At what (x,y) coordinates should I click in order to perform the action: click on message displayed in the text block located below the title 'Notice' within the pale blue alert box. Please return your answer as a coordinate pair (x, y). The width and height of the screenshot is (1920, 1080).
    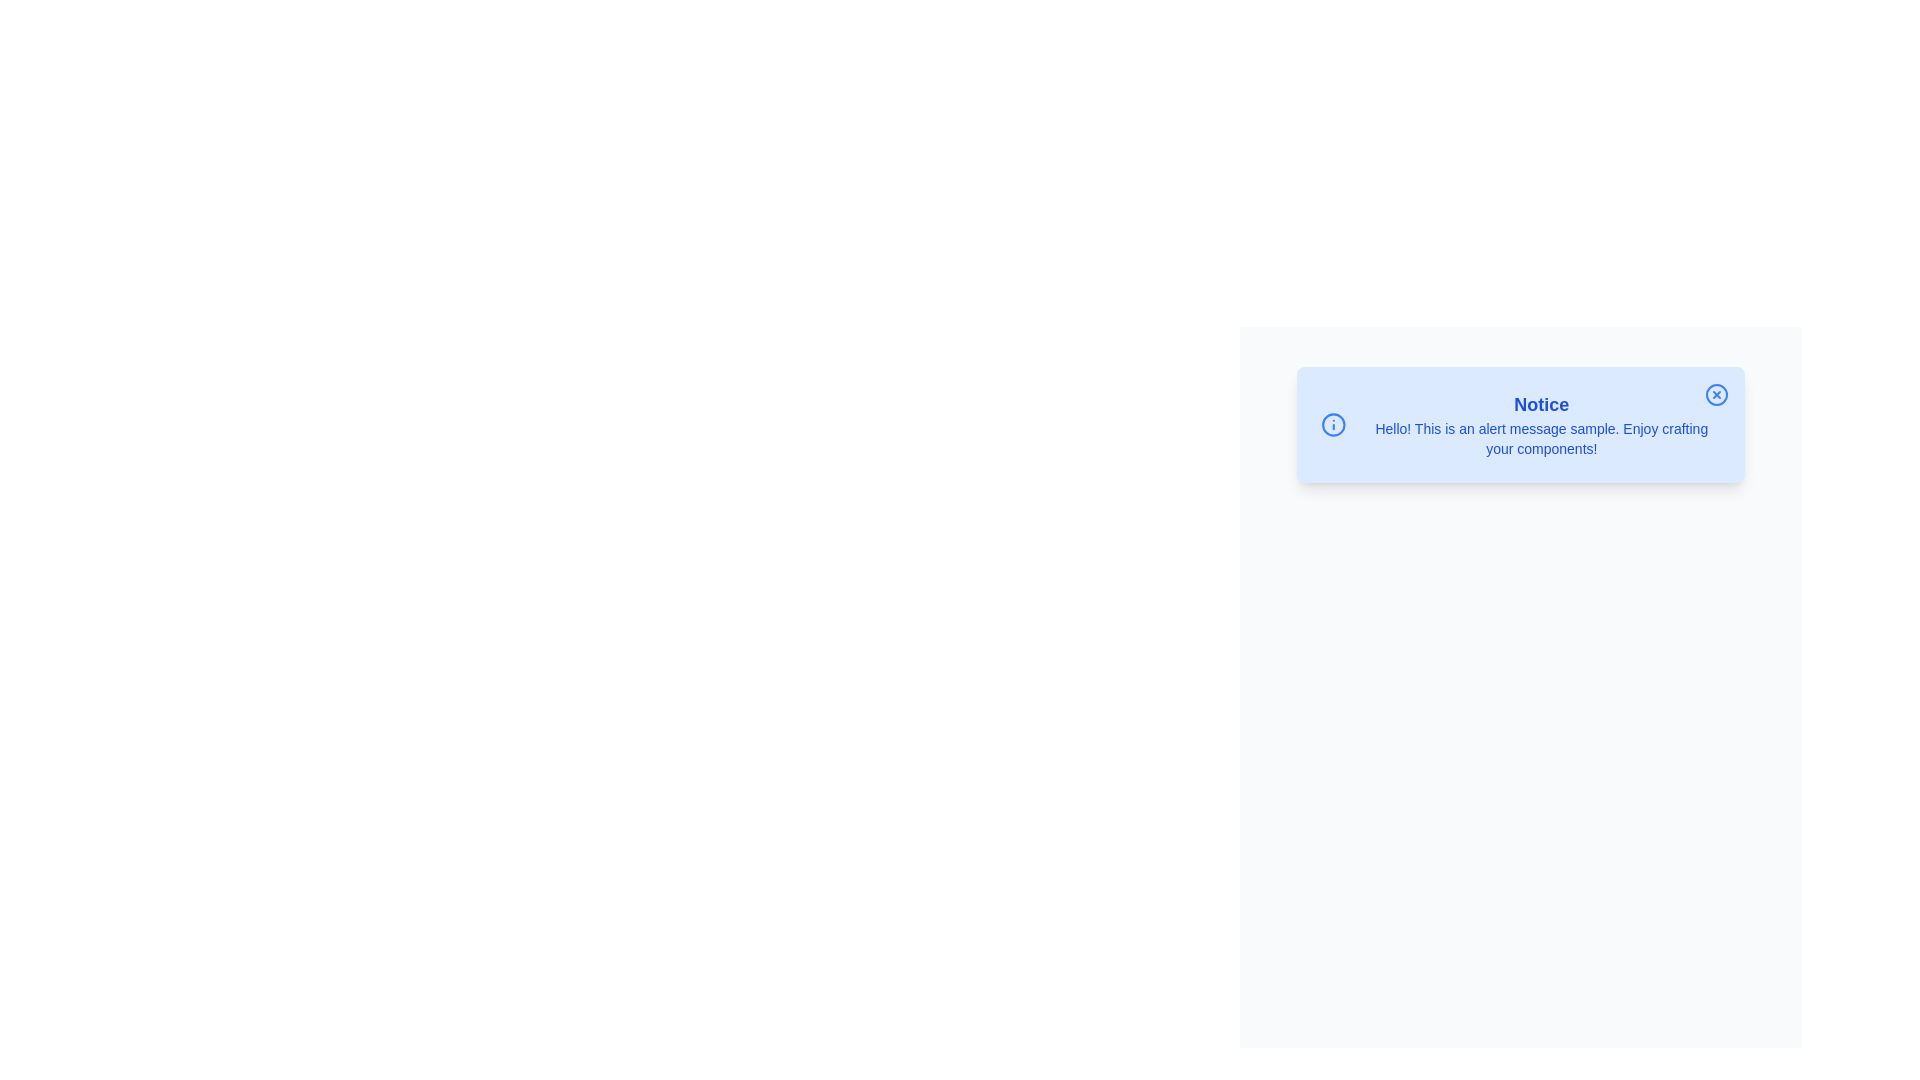
    Looking at the image, I should click on (1540, 438).